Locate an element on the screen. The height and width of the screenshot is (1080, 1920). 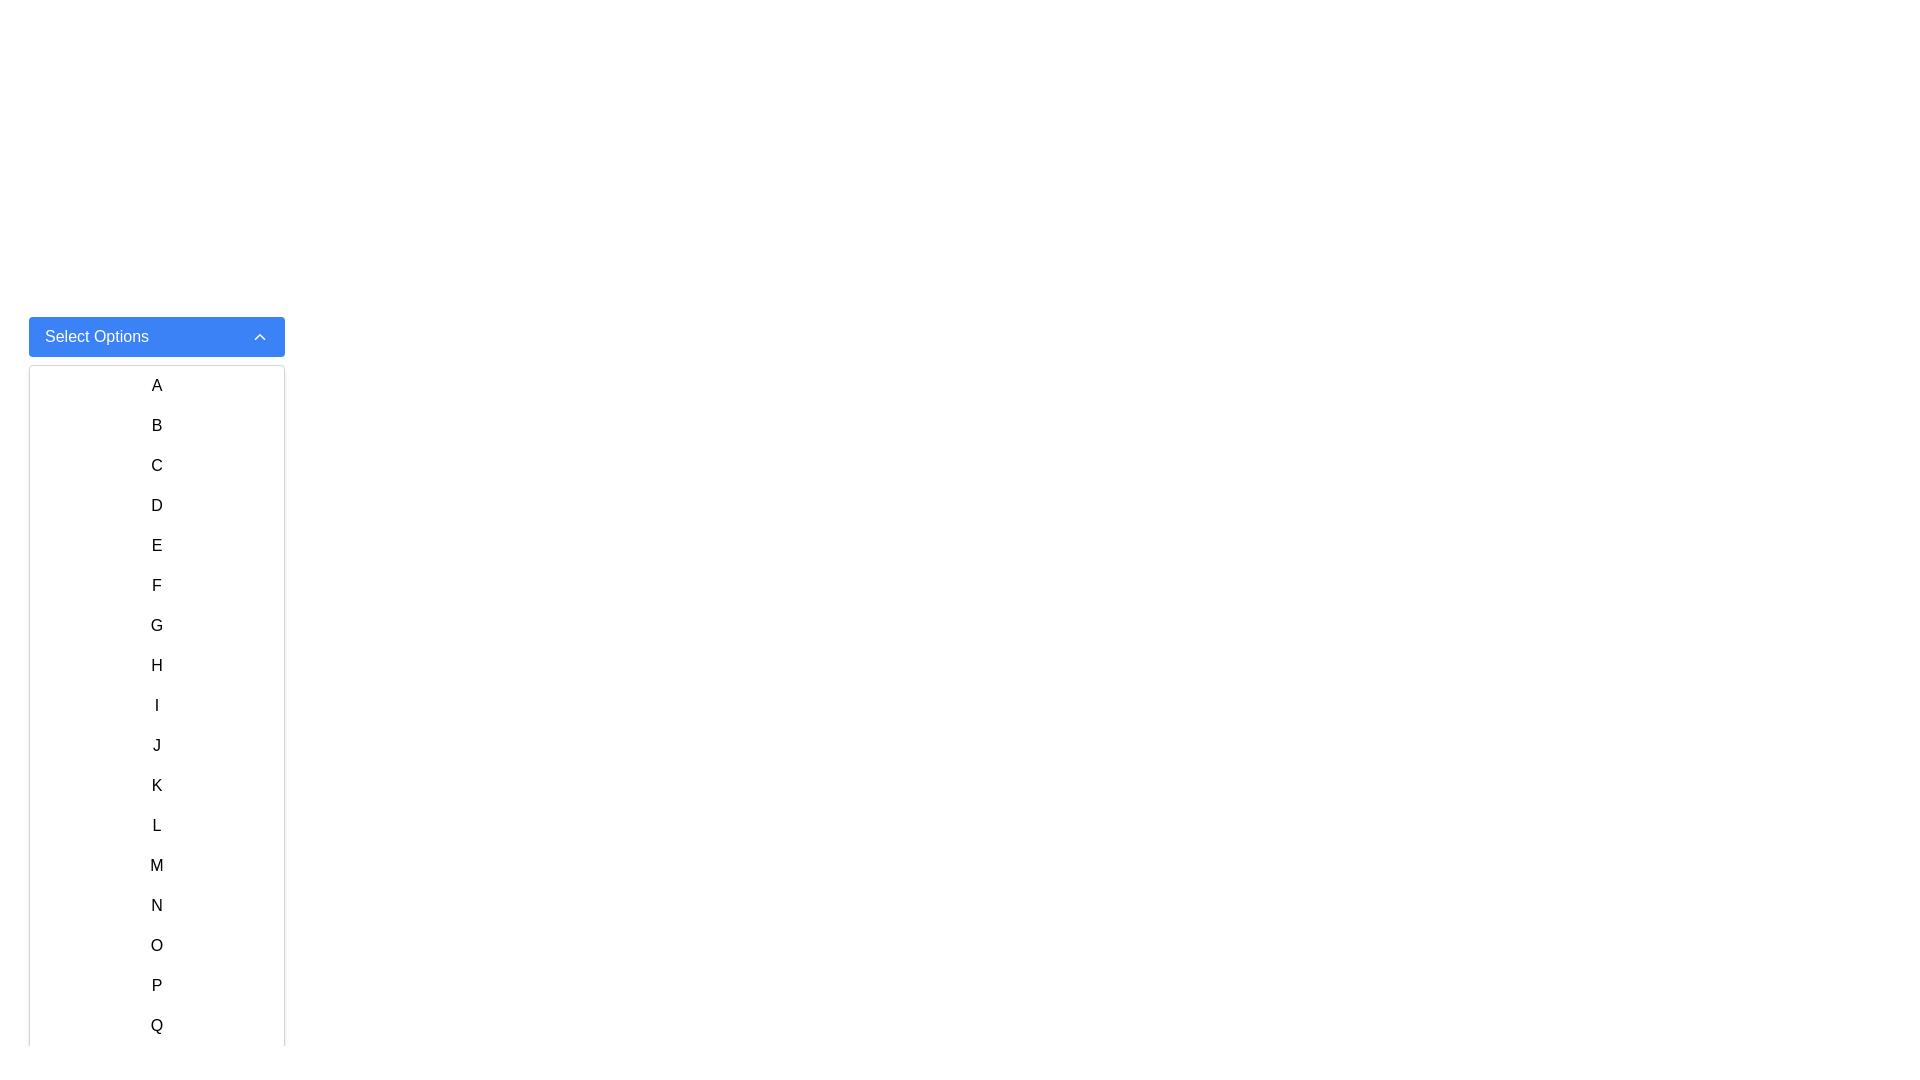
the list item displaying the character 'I' in the dropdown menu is located at coordinates (156, 704).